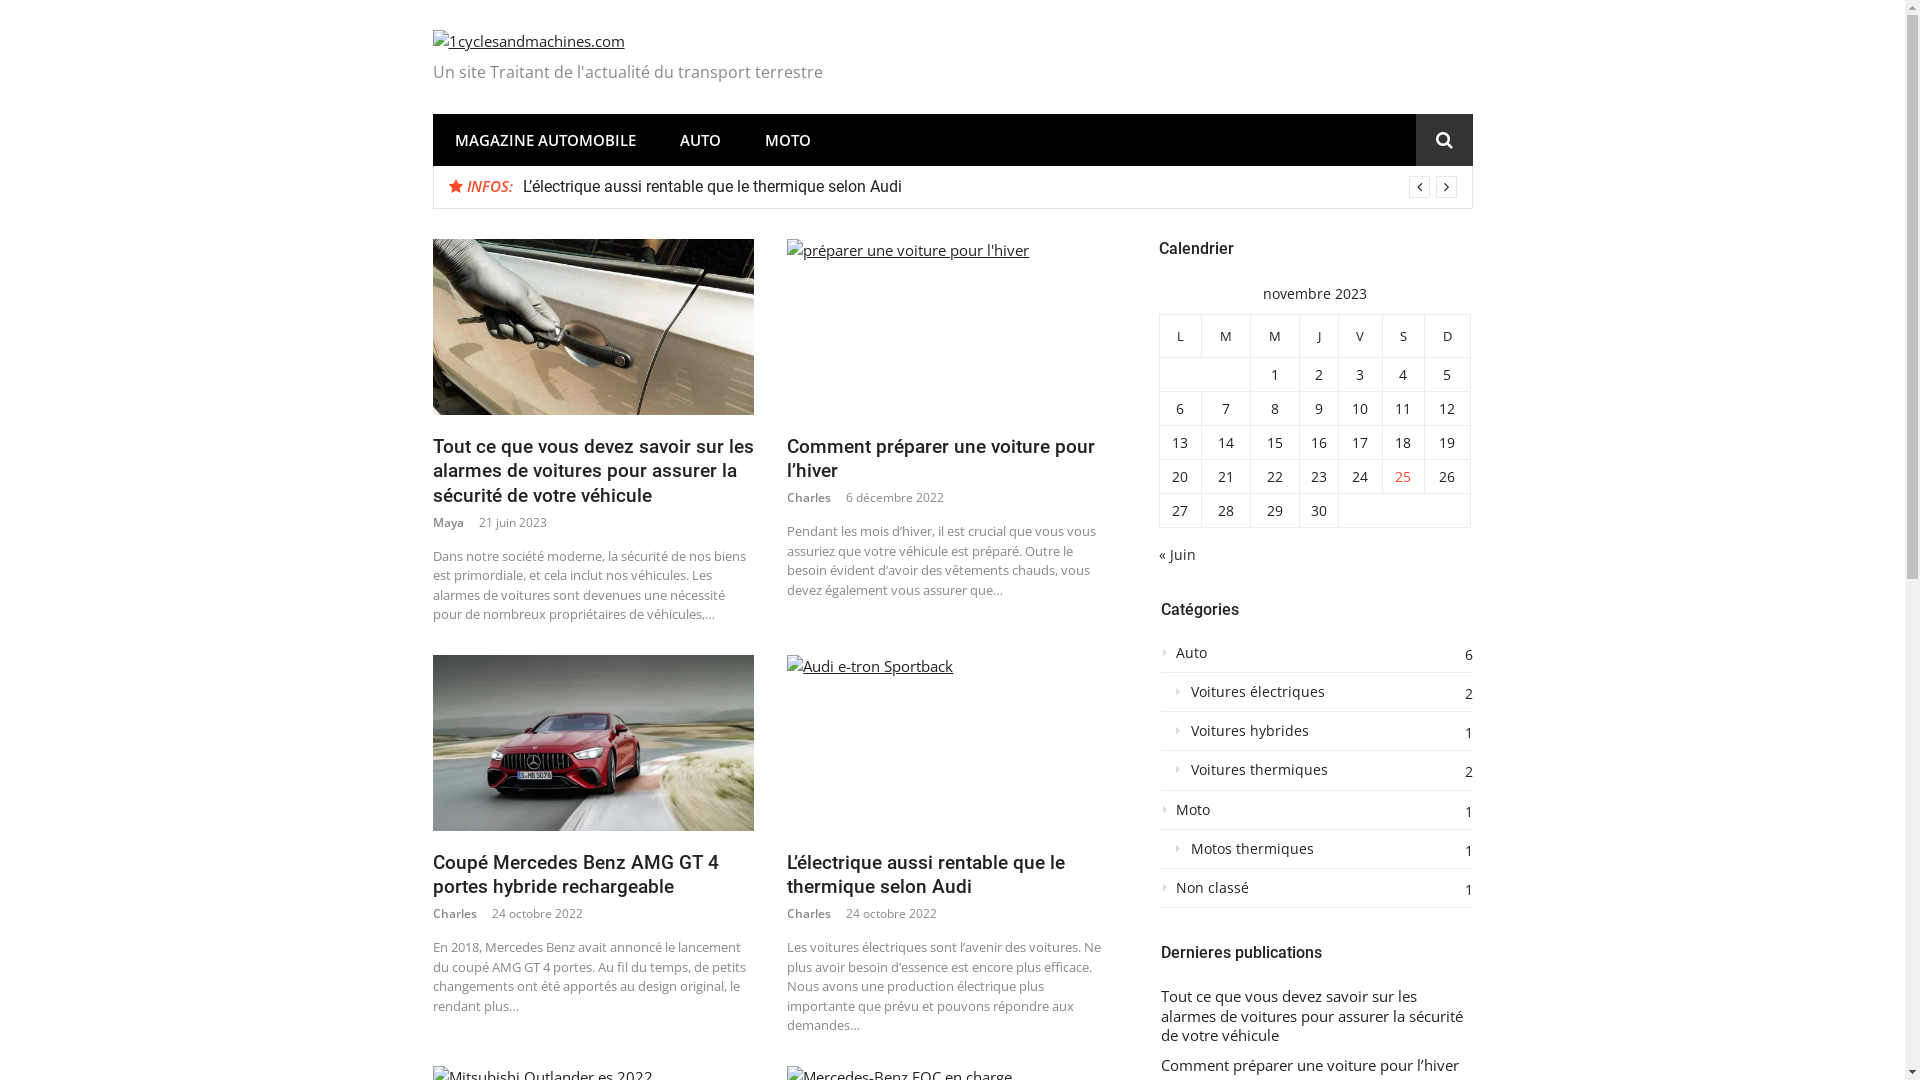 Image resolution: width=1920 pixels, height=1080 pixels. I want to click on 'Voitures thermiques', so click(1315, 774).